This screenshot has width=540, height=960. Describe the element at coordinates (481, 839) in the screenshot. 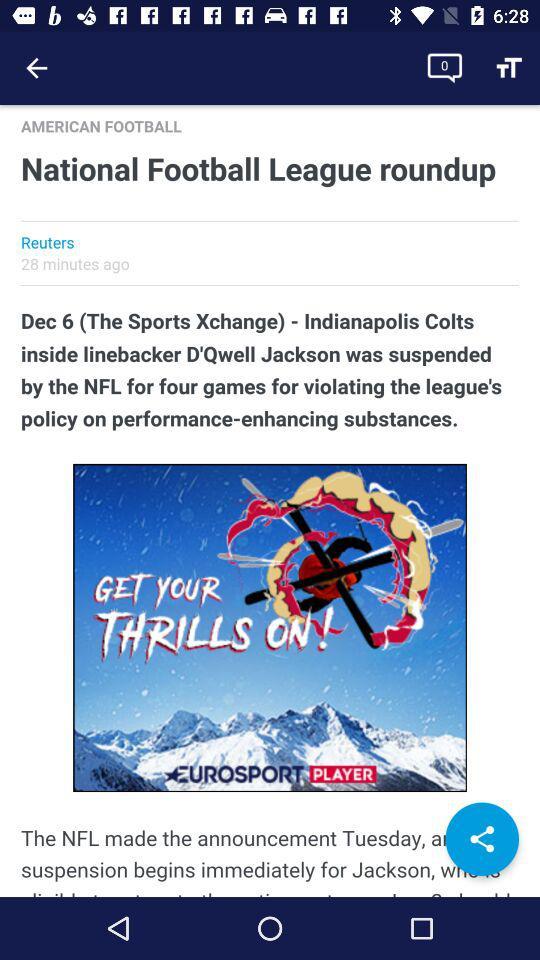

I see `the share icon` at that location.